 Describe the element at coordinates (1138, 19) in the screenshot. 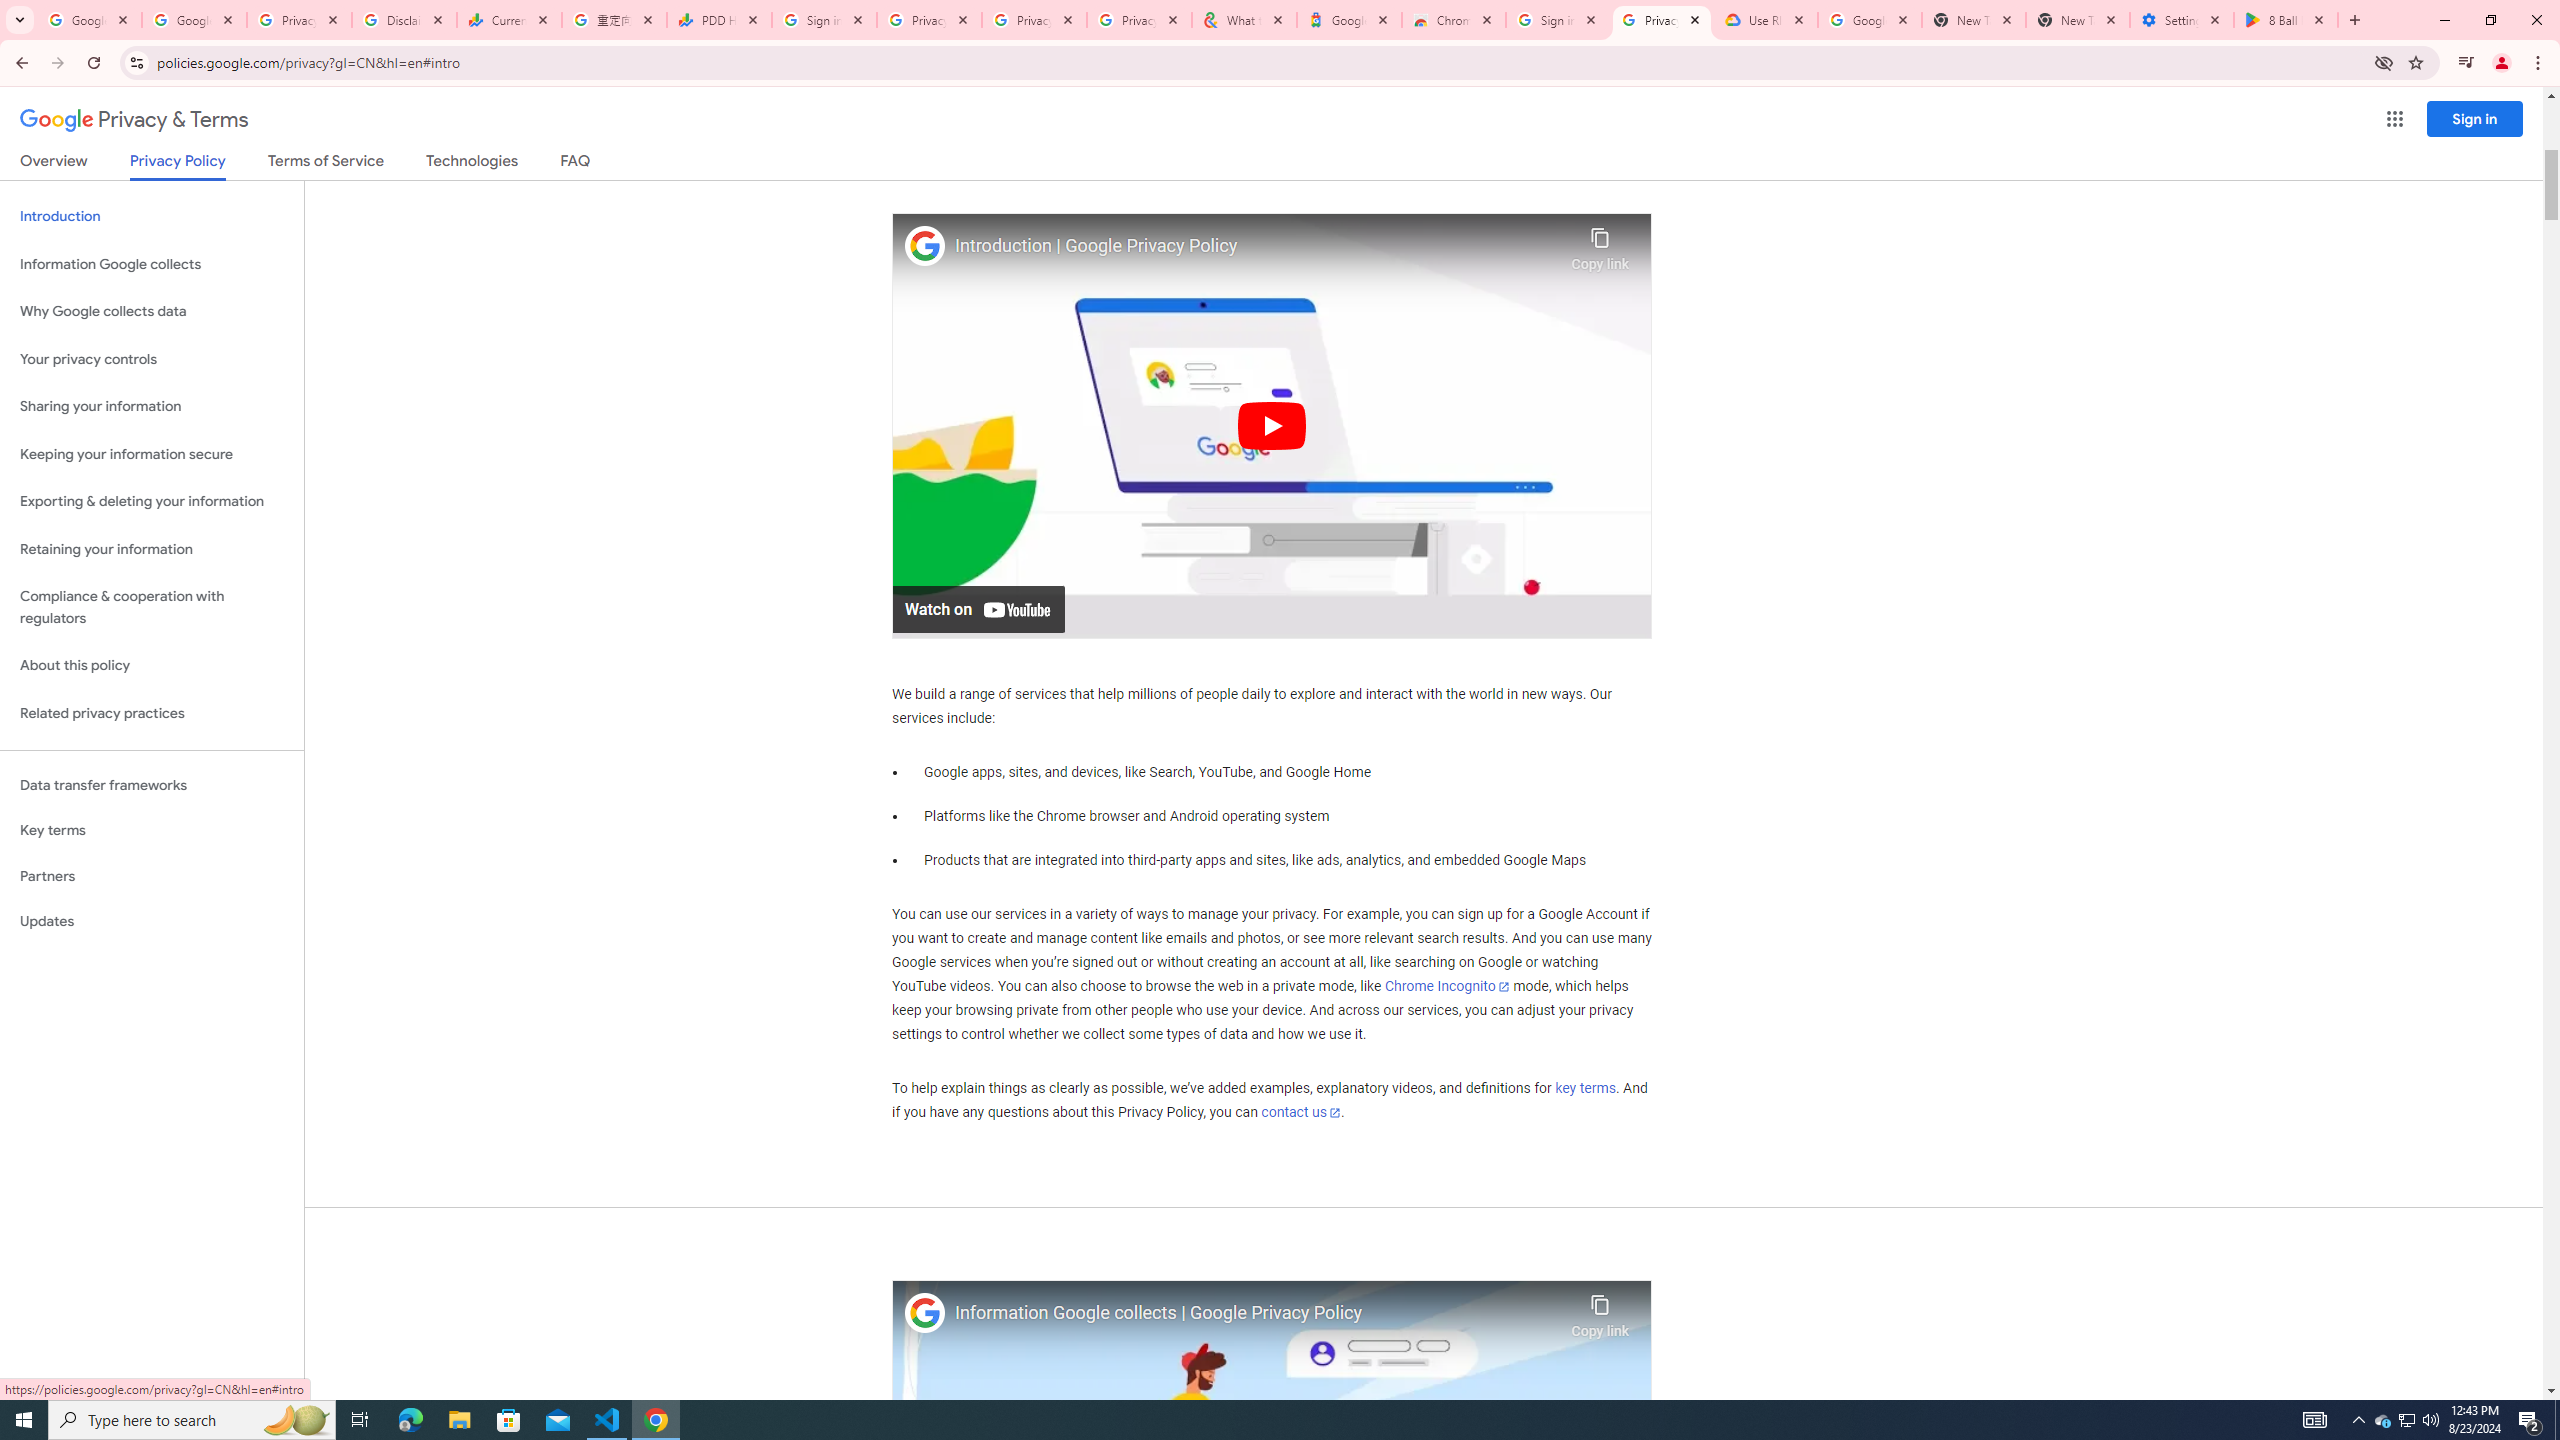

I see `'Privacy Checkup'` at that location.